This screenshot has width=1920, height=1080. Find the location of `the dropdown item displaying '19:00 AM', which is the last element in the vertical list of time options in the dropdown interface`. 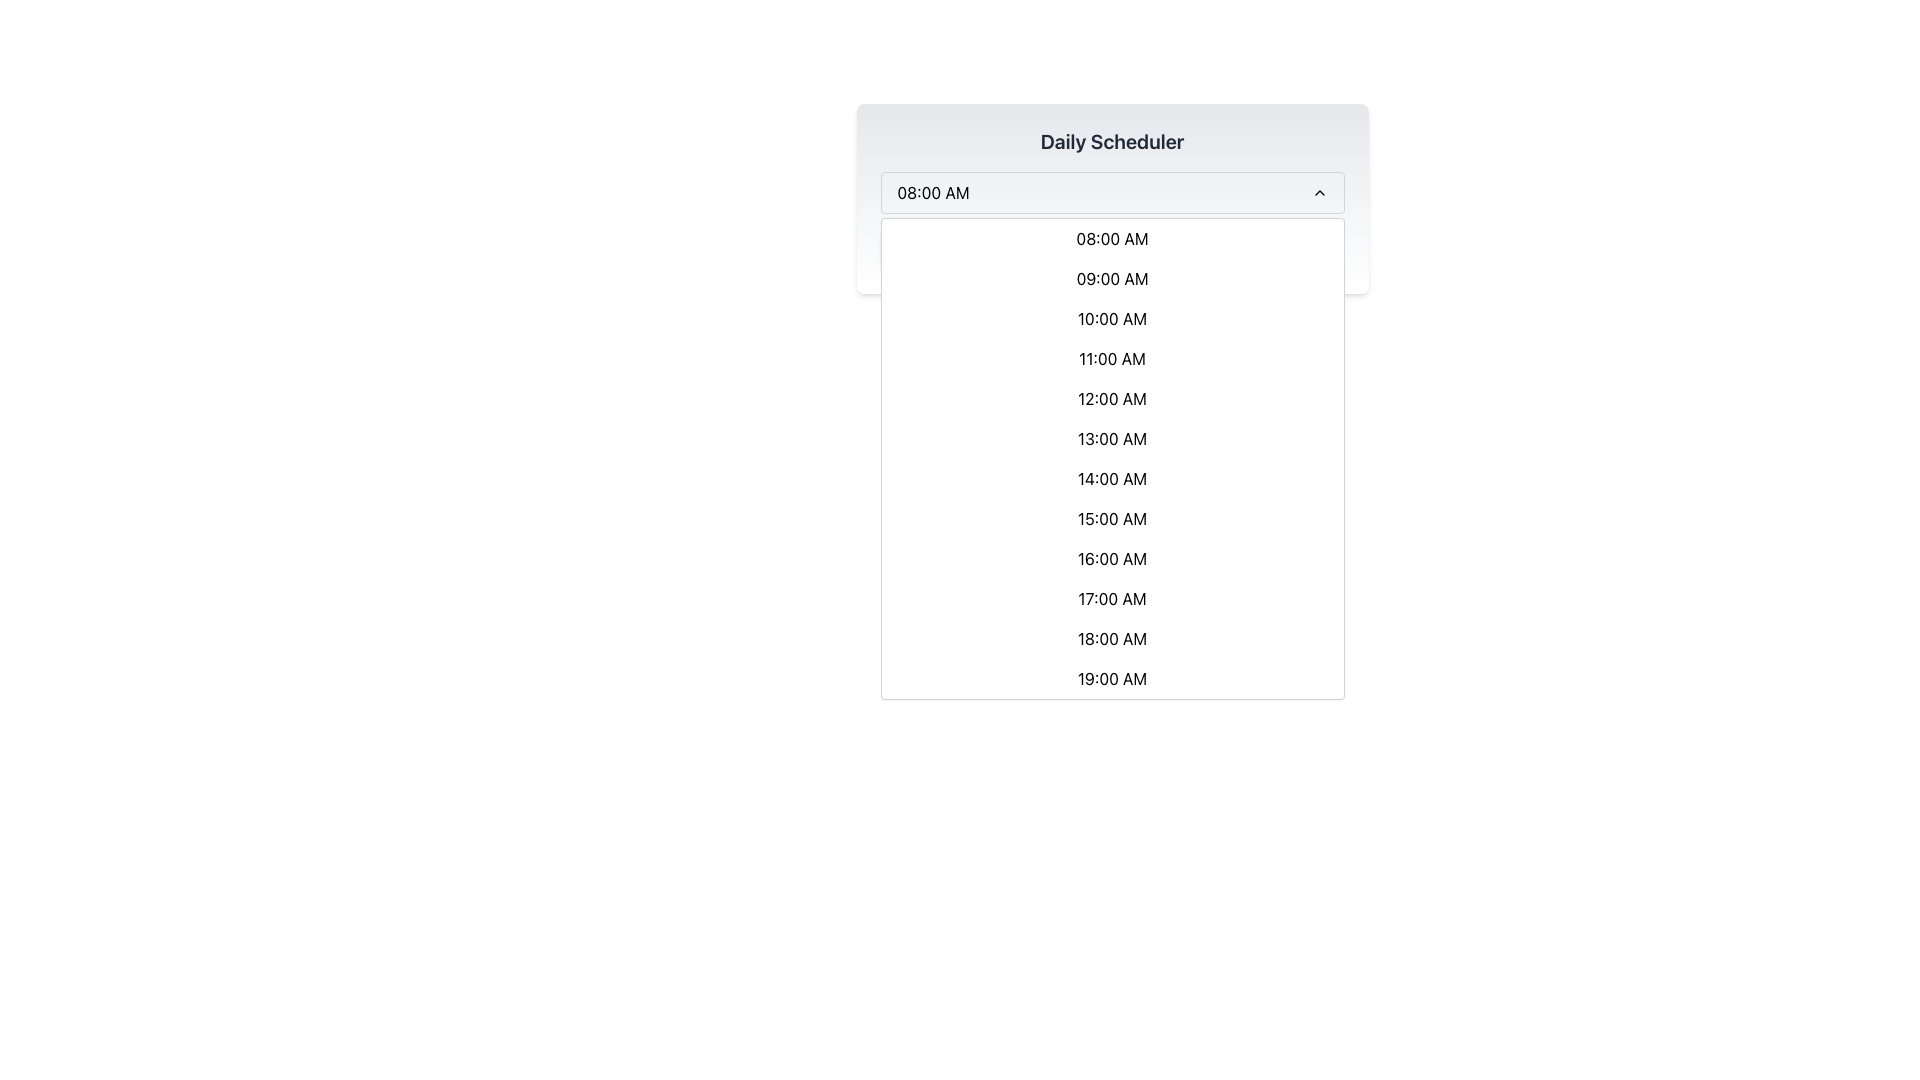

the dropdown item displaying '19:00 AM', which is the last element in the vertical list of time options in the dropdown interface is located at coordinates (1111, 677).